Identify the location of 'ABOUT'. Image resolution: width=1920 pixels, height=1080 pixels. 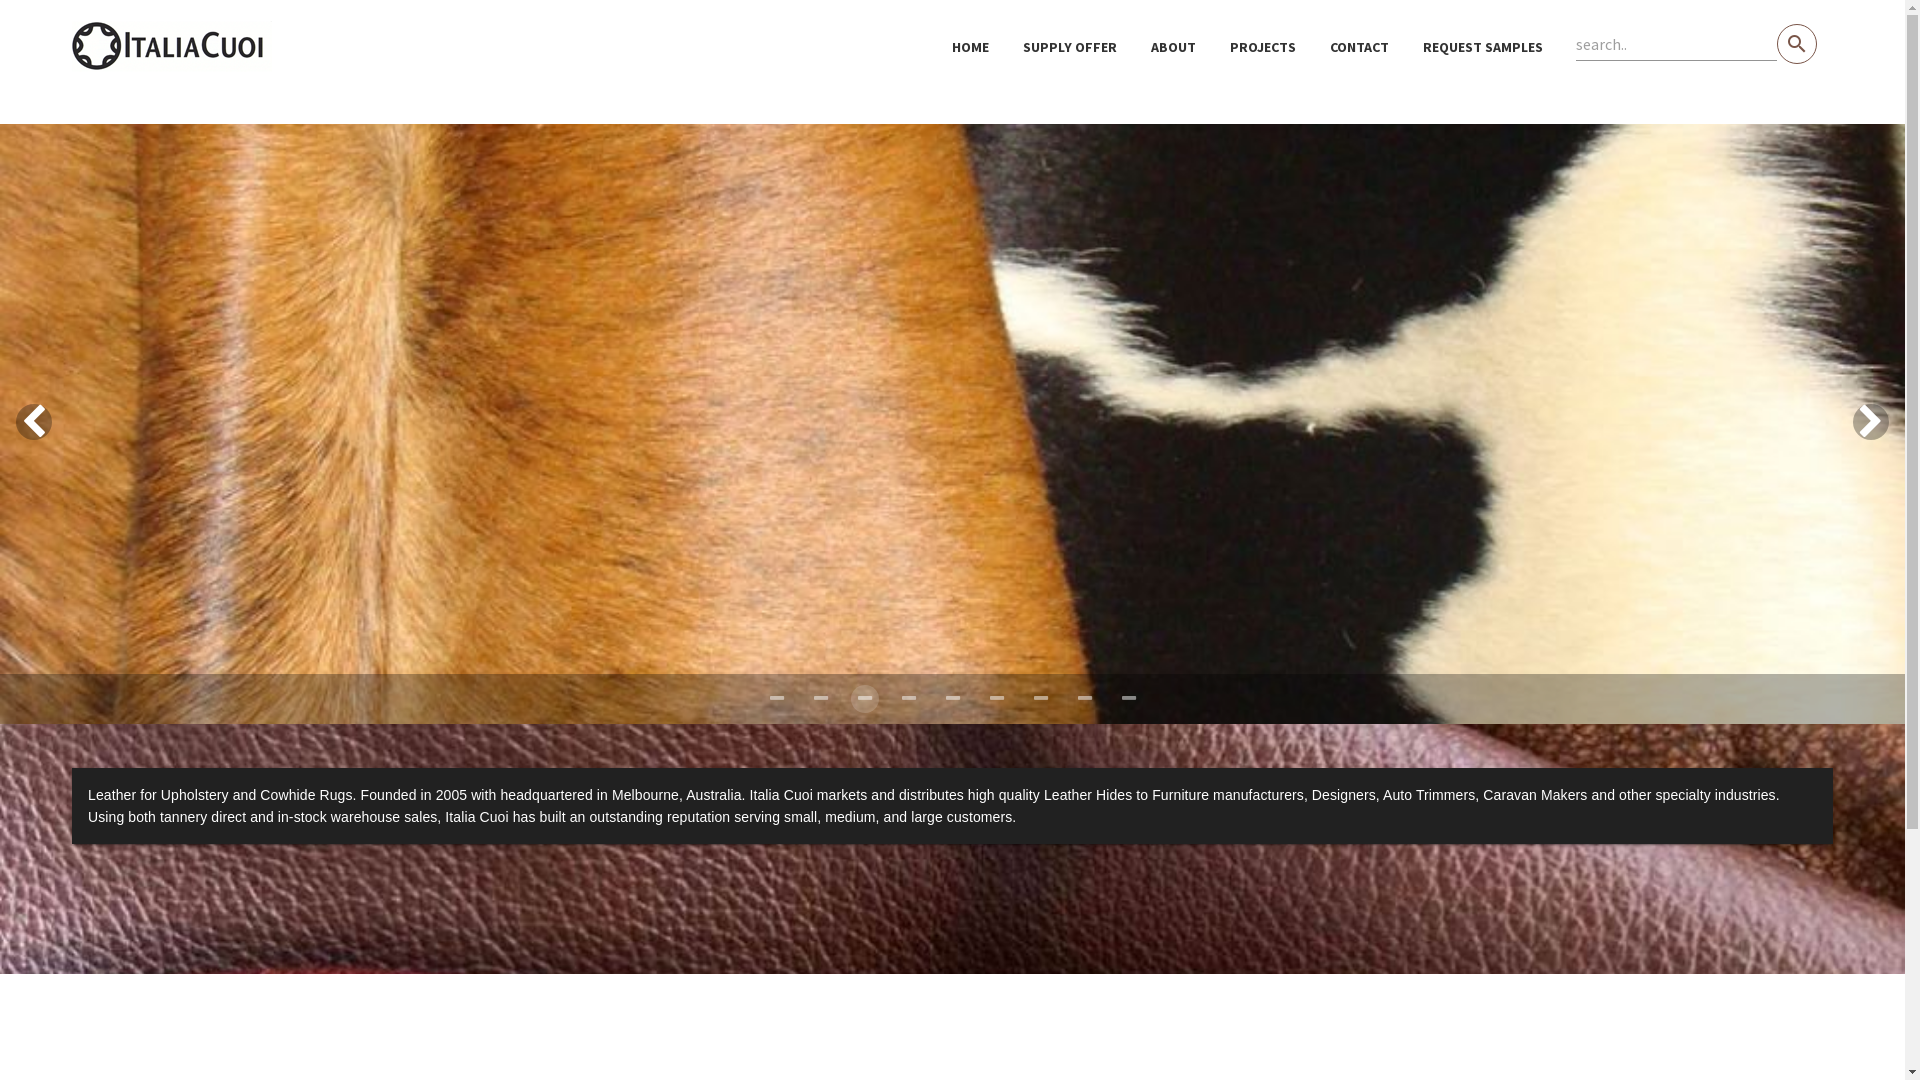
(1173, 45).